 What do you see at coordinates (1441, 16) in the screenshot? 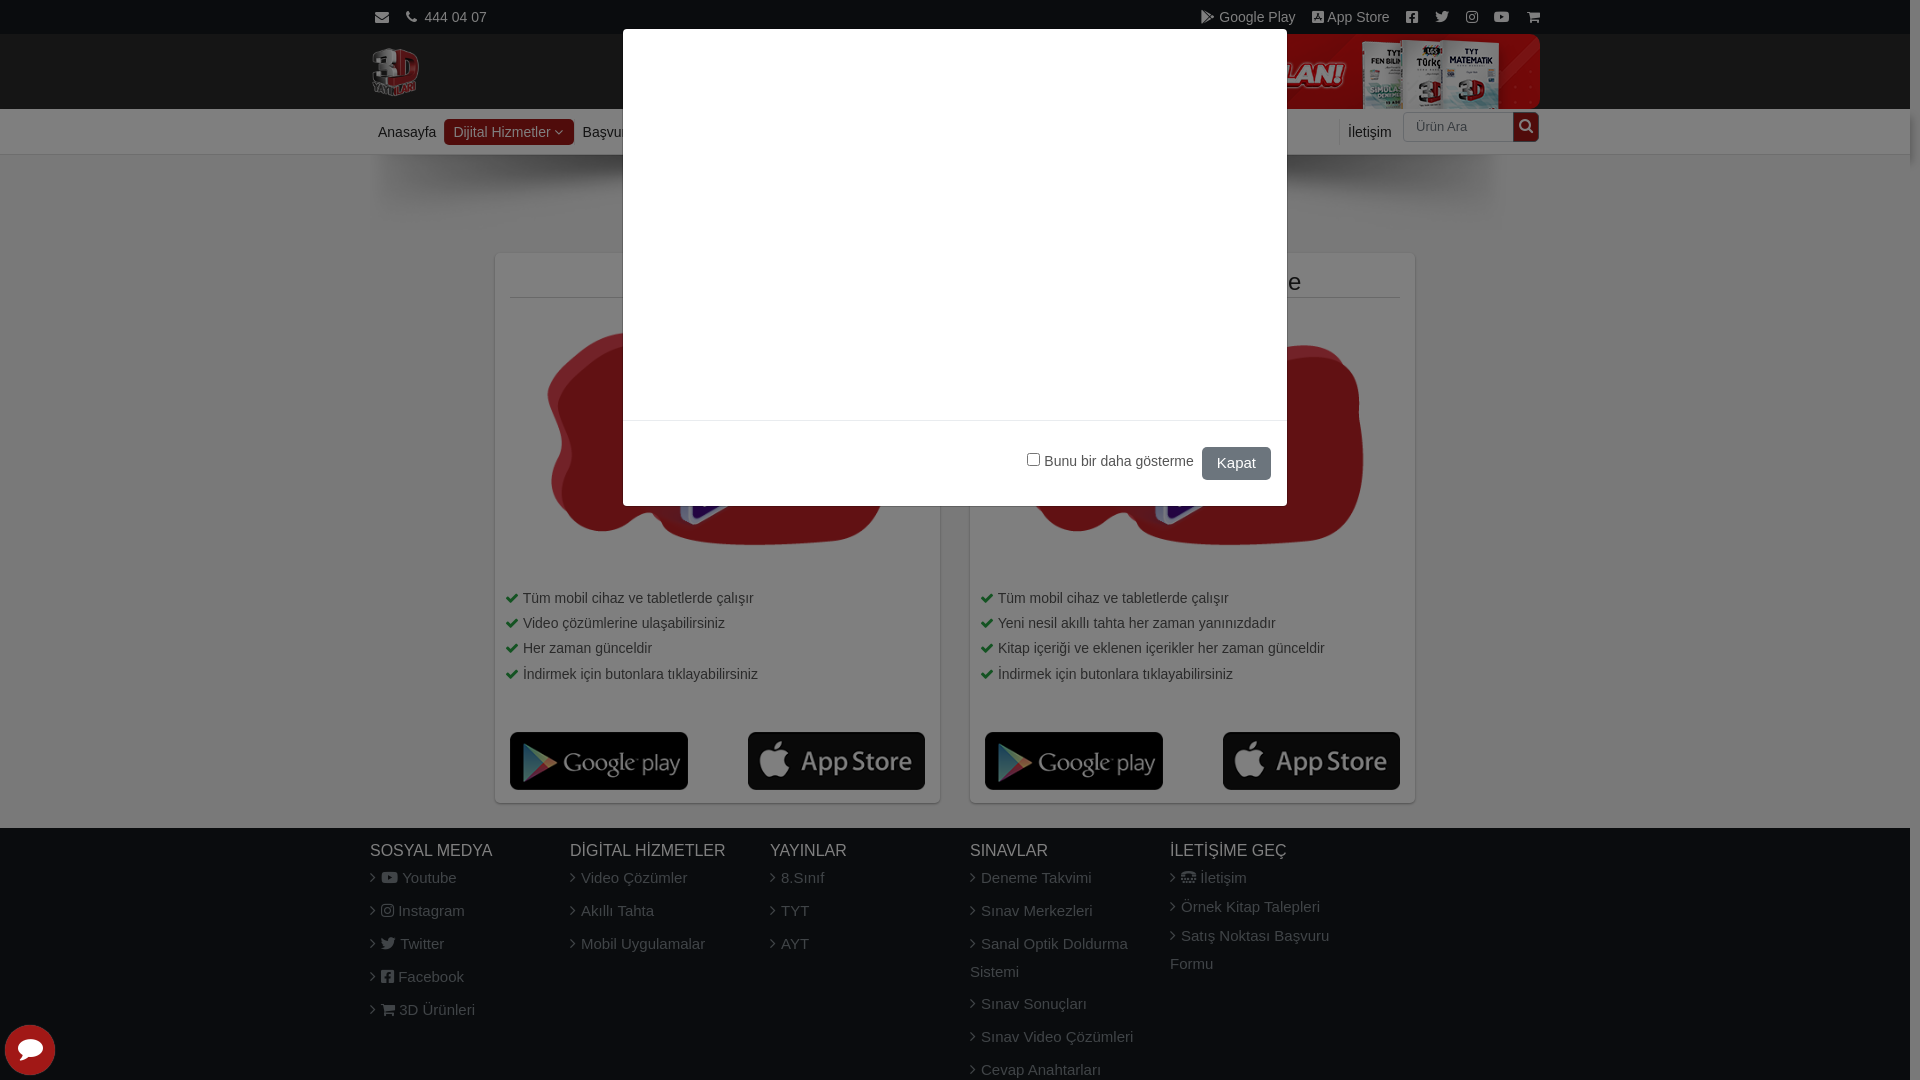
I see `'Twitter'` at bounding box center [1441, 16].